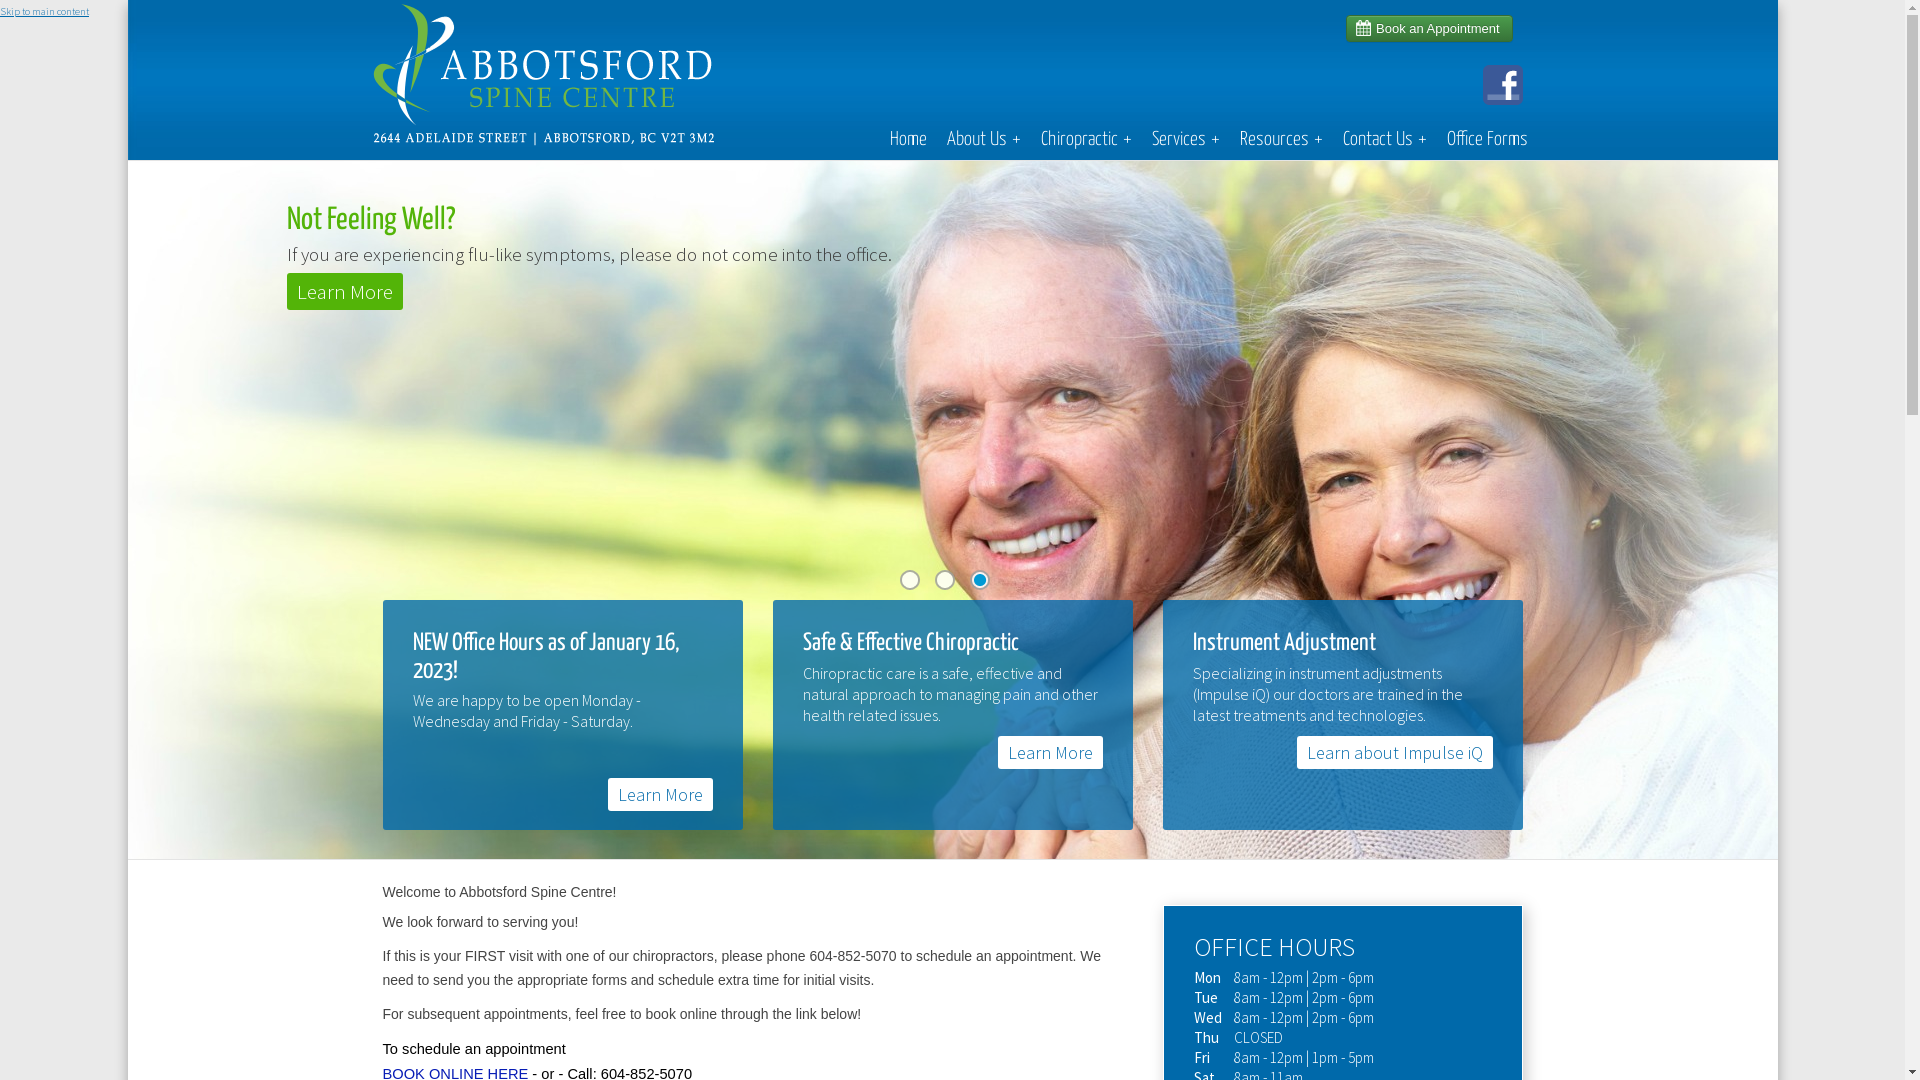  What do you see at coordinates (1049, 752) in the screenshot?
I see `'Learn More'` at bounding box center [1049, 752].